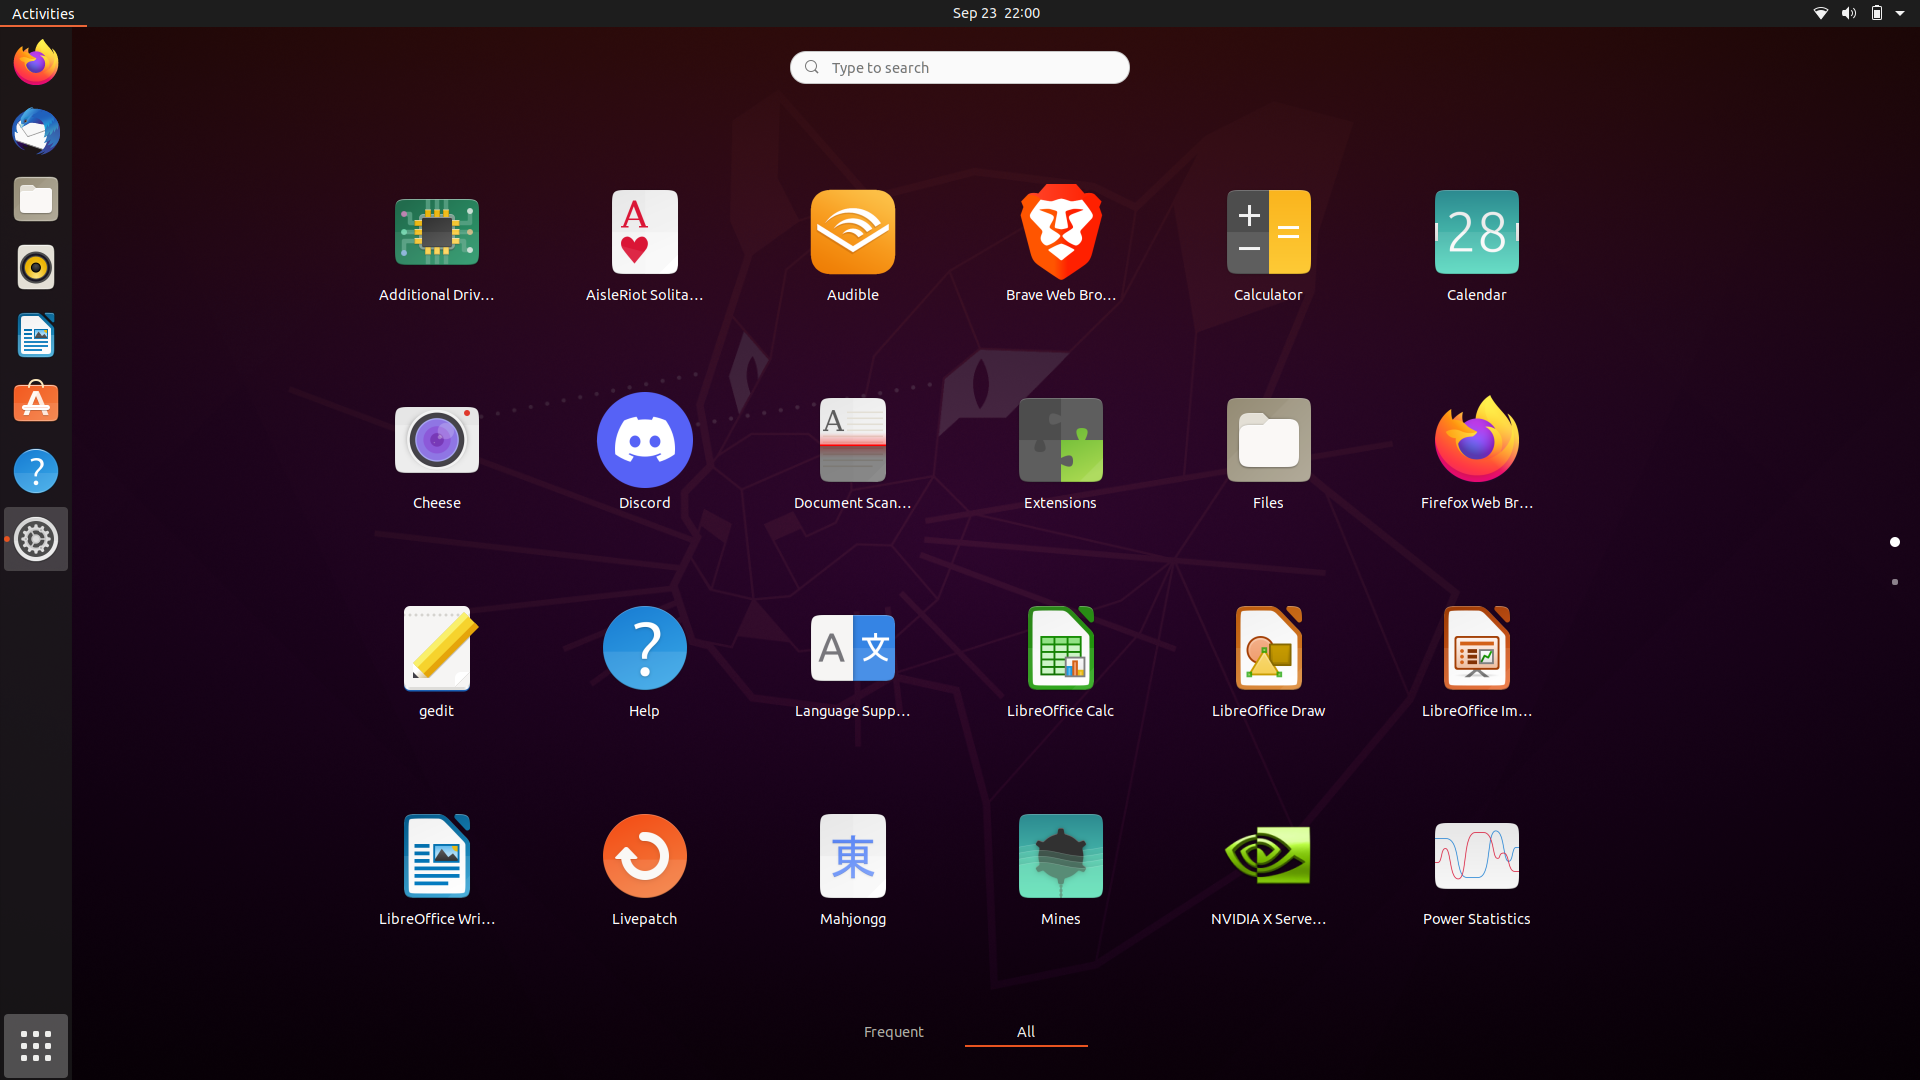 This screenshot has width=1920, height=1080. Describe the element at coordinates (1476, 243) in the screenshot. I see `up the Calendar app` at that location.